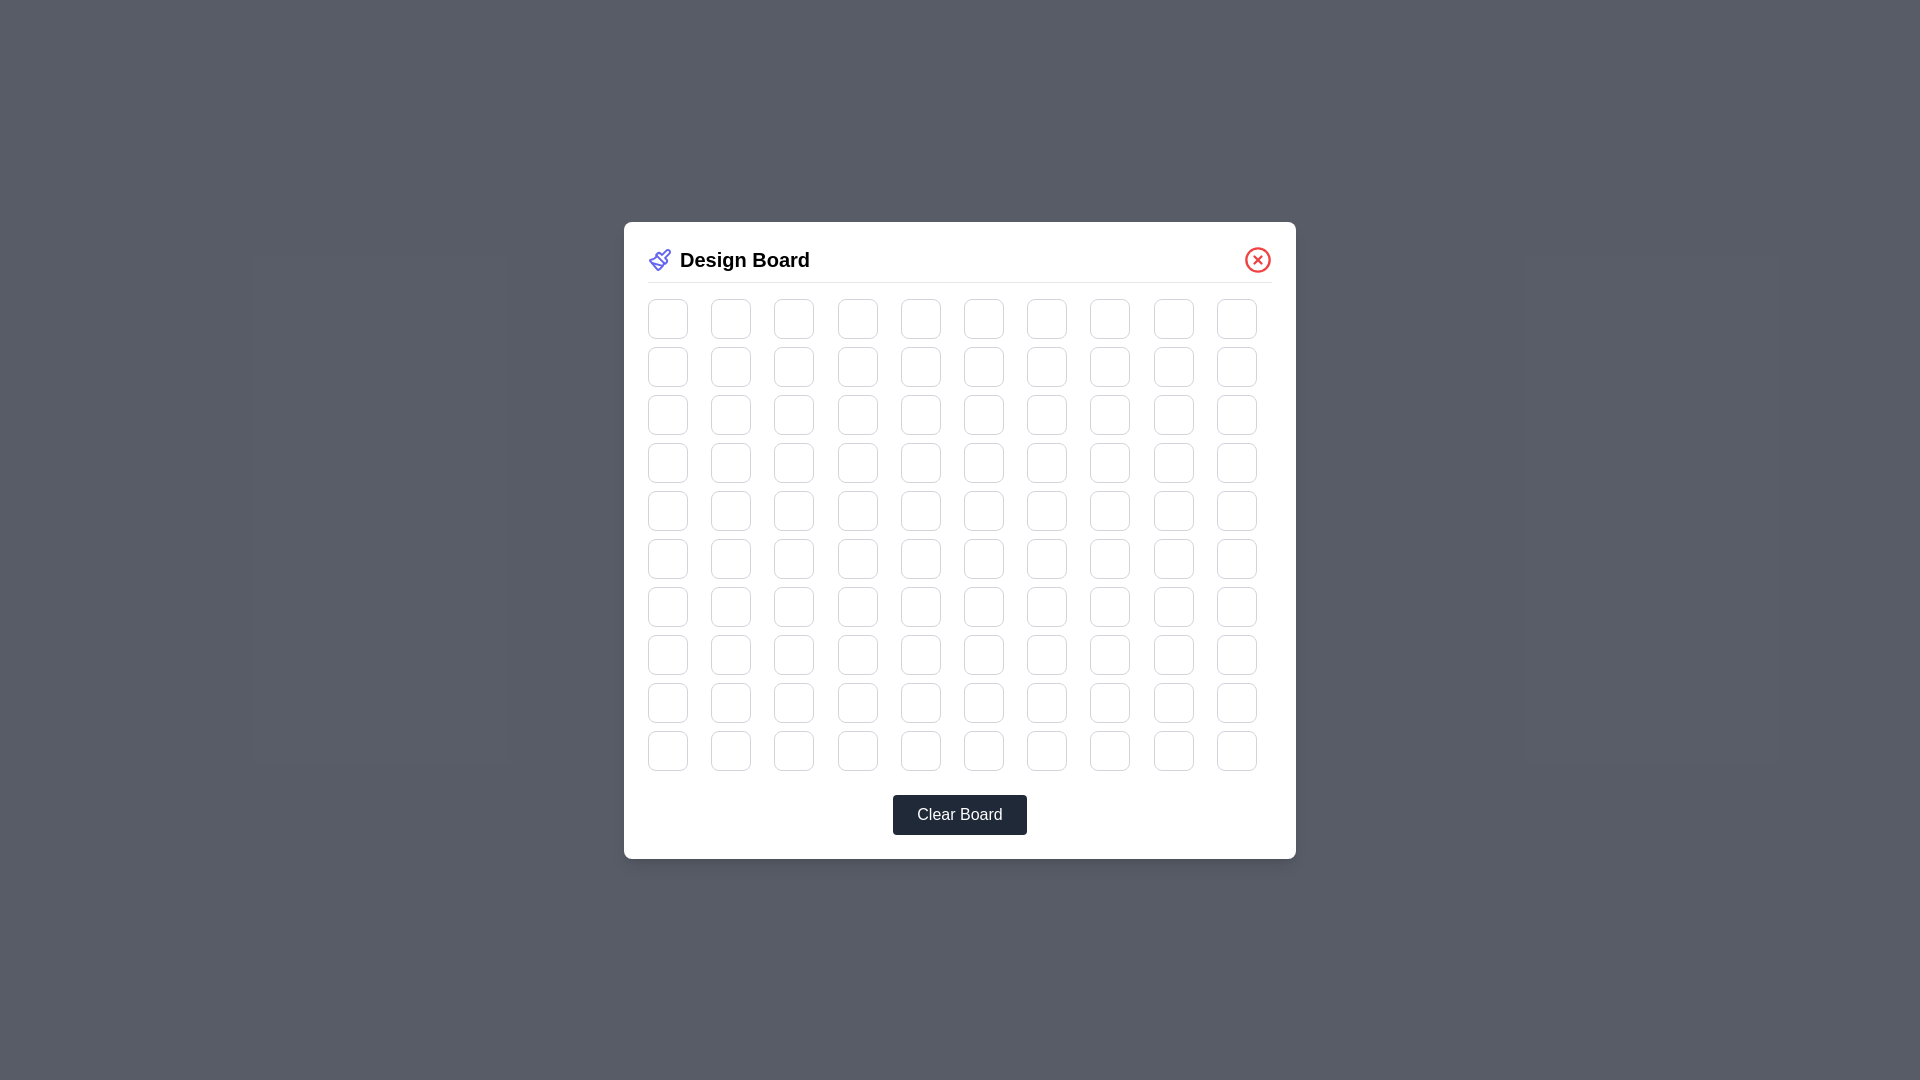 The width and height of the screenshot is (1920, 1080). Describe the element at coordinates (960, 814) in the screenshot. I see `'Clear Board' button to reset all cells` at that location.